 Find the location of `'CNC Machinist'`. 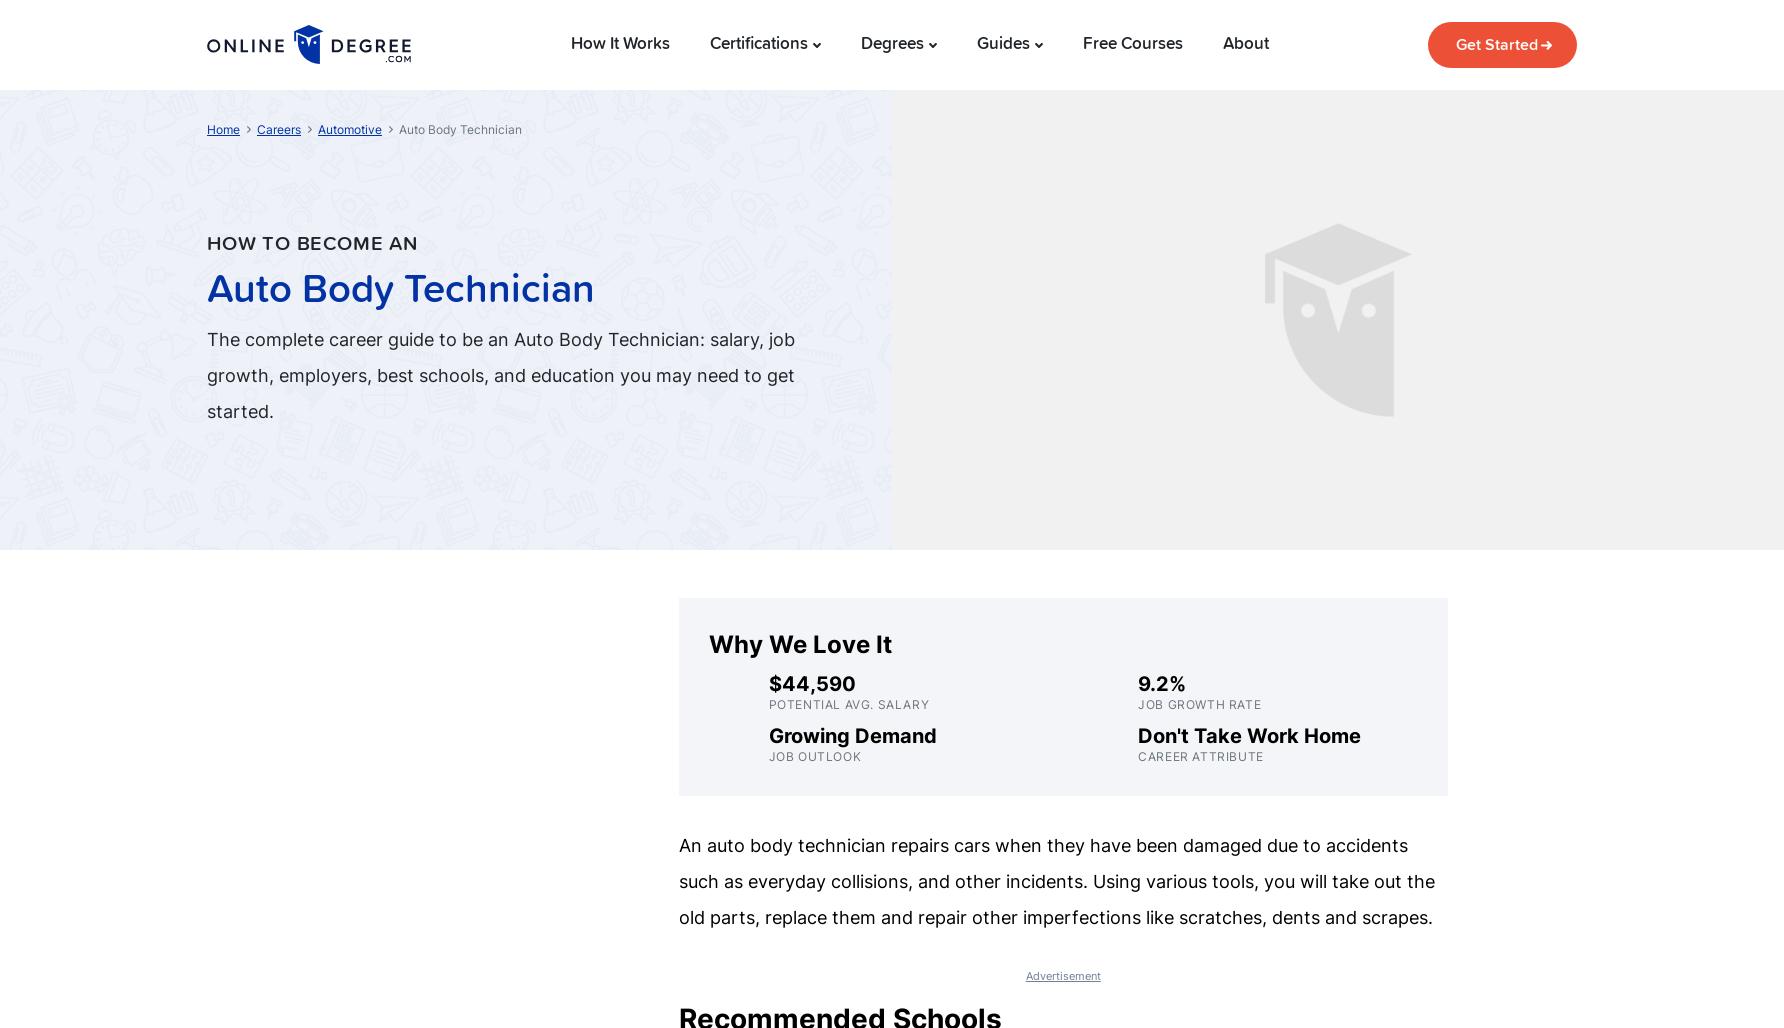

'CNC Machinist' is located at coordinates (1257, 908).